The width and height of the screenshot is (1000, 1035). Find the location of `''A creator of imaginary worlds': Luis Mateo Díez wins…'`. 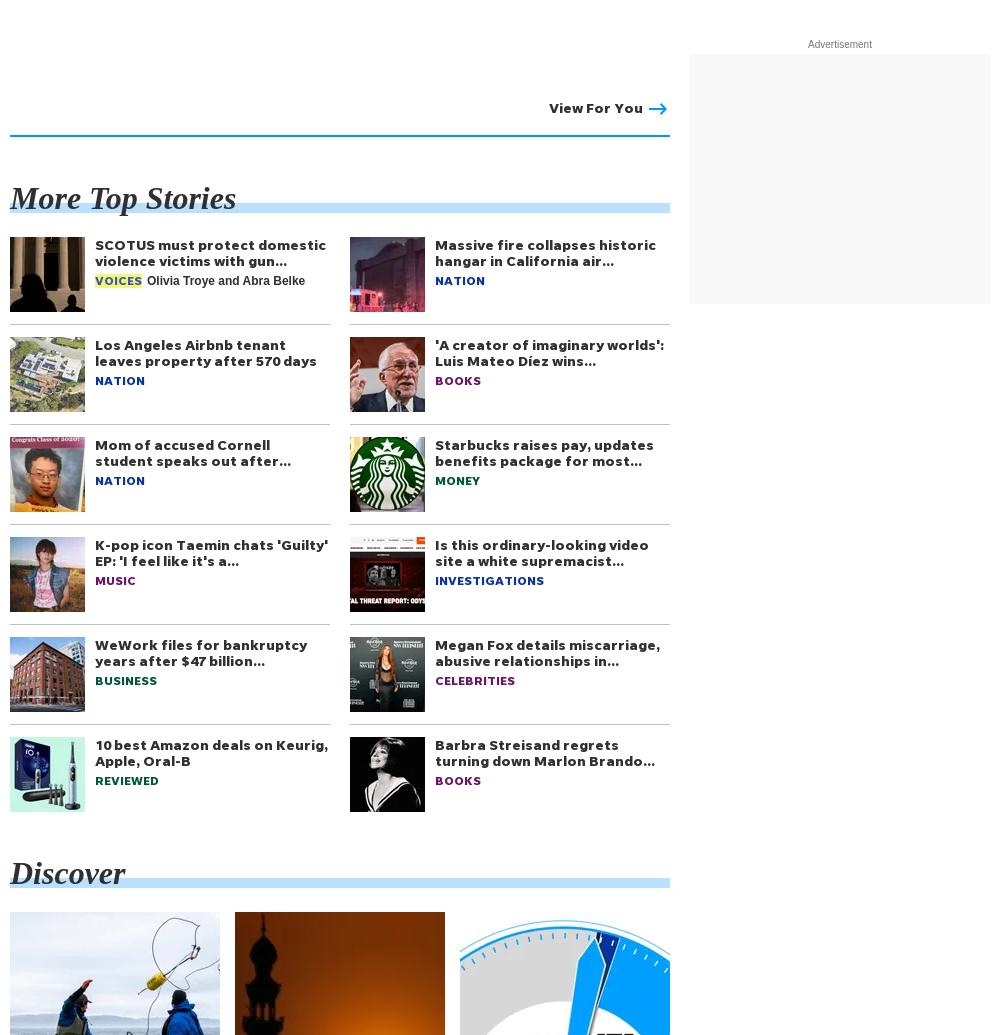

''A creator of imaginary worlds': Luis Mateo Díez wins…' is located at coordinates (549, 352).